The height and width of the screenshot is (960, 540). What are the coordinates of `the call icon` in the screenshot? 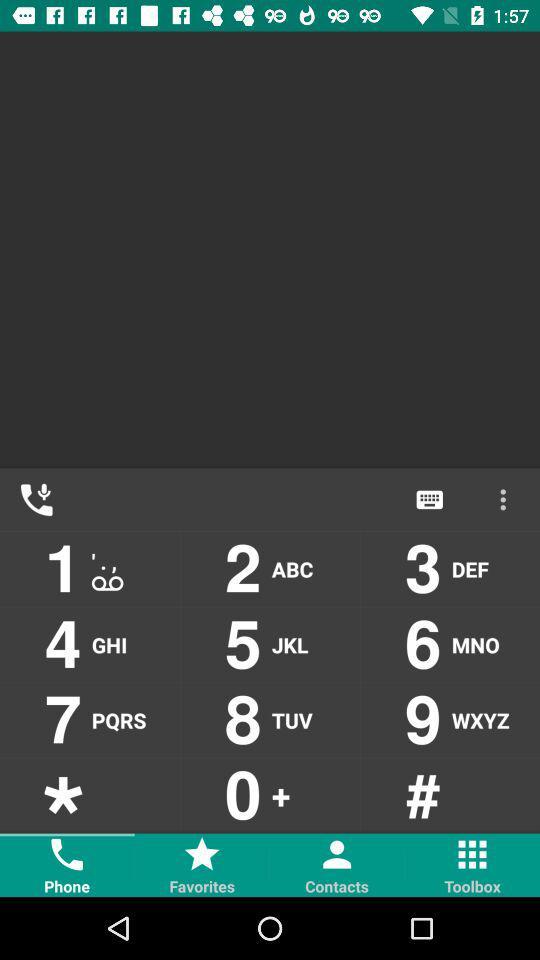 It's located at (36, 498).